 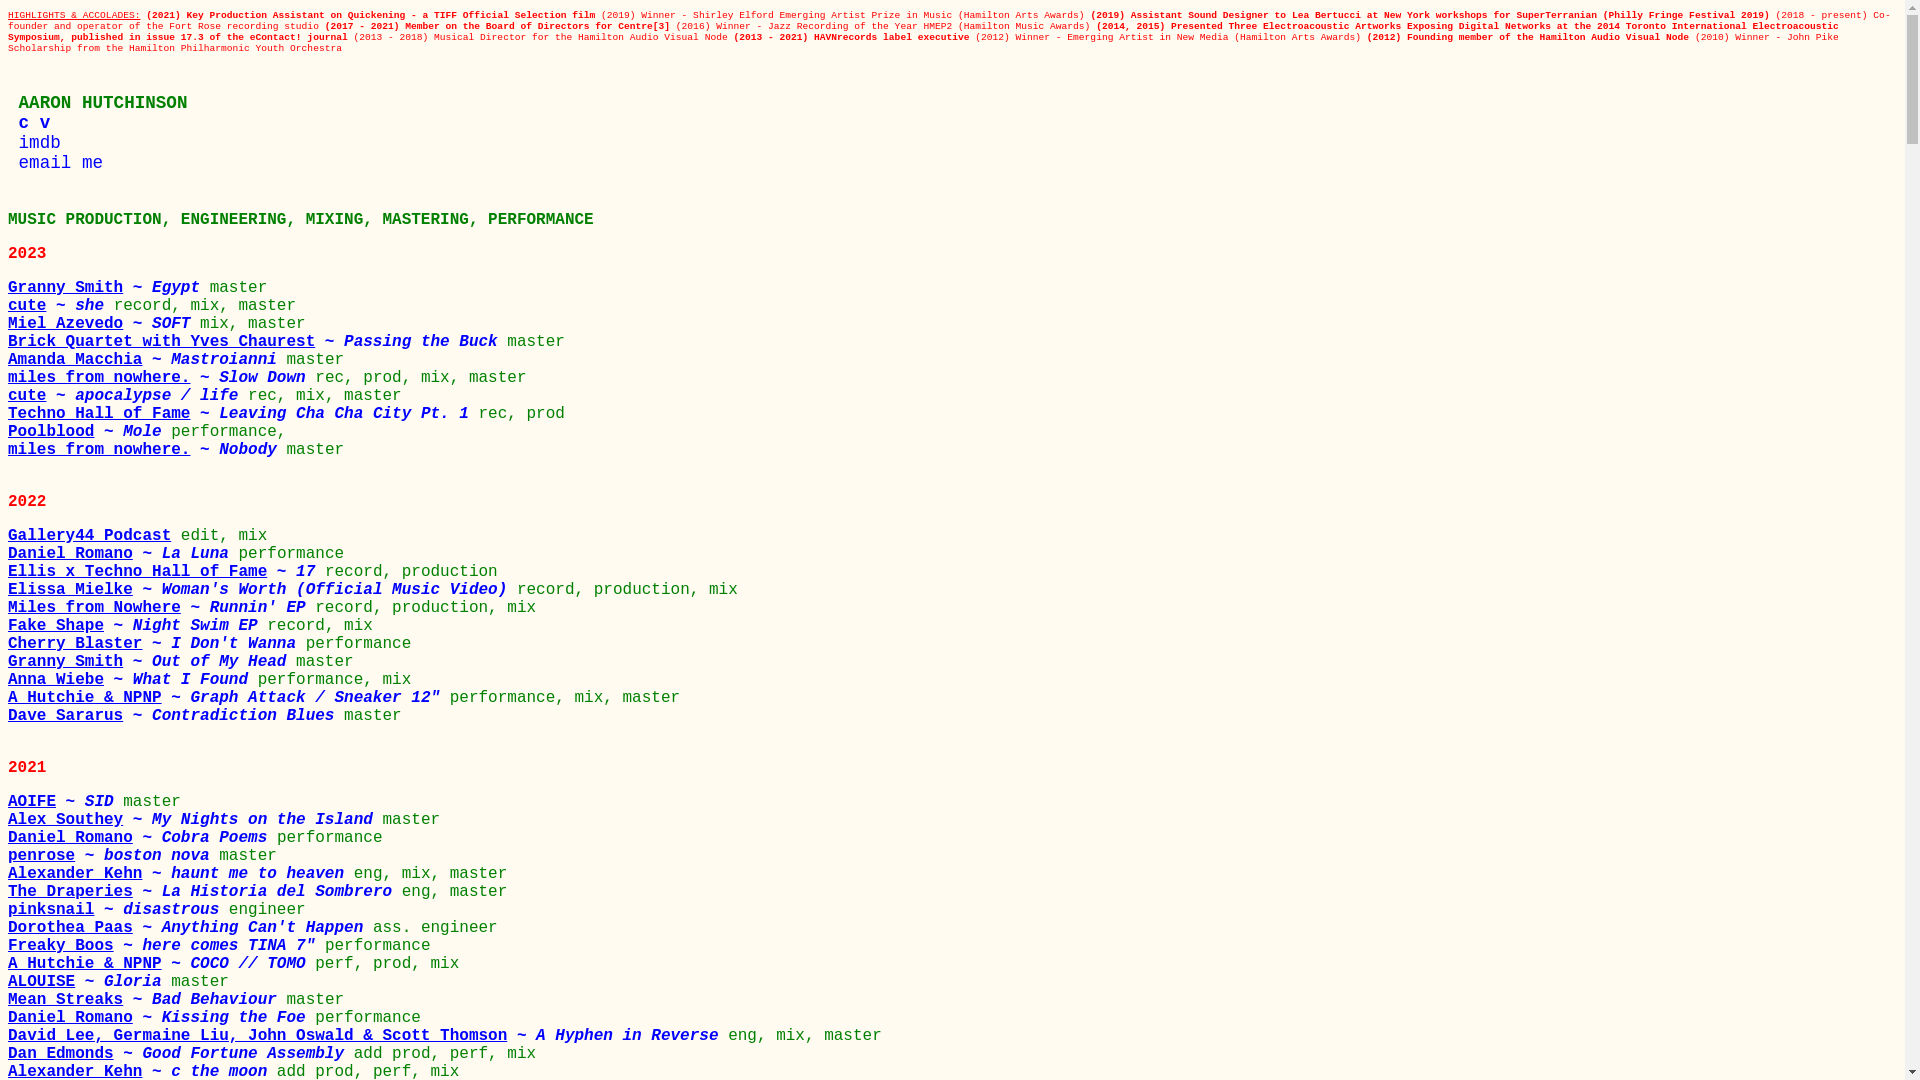 I want to click on 'Amanda Macchia ~ Mastroianni', so click(x=146, y=358).